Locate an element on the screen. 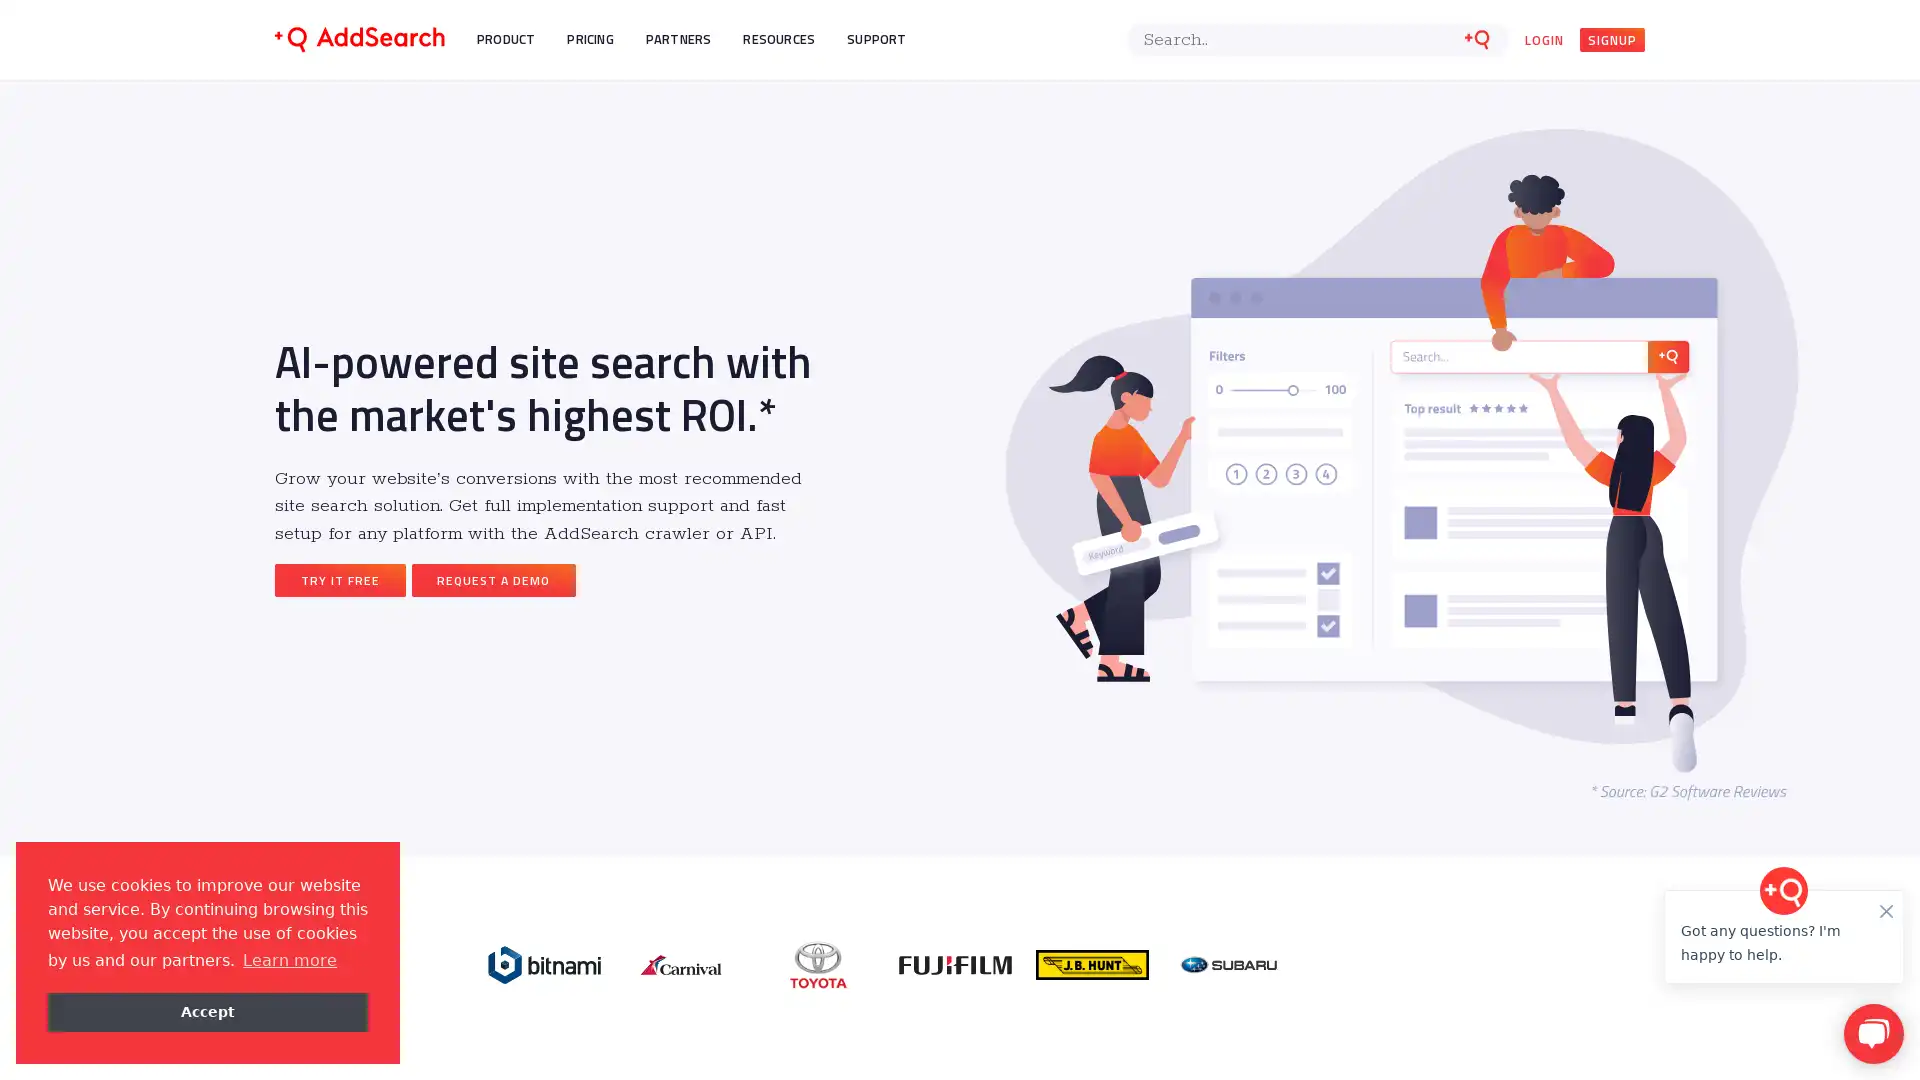 This screenshot has height=1080, width=1920. dismiss cookie message is located at coordinates (207, 1011).